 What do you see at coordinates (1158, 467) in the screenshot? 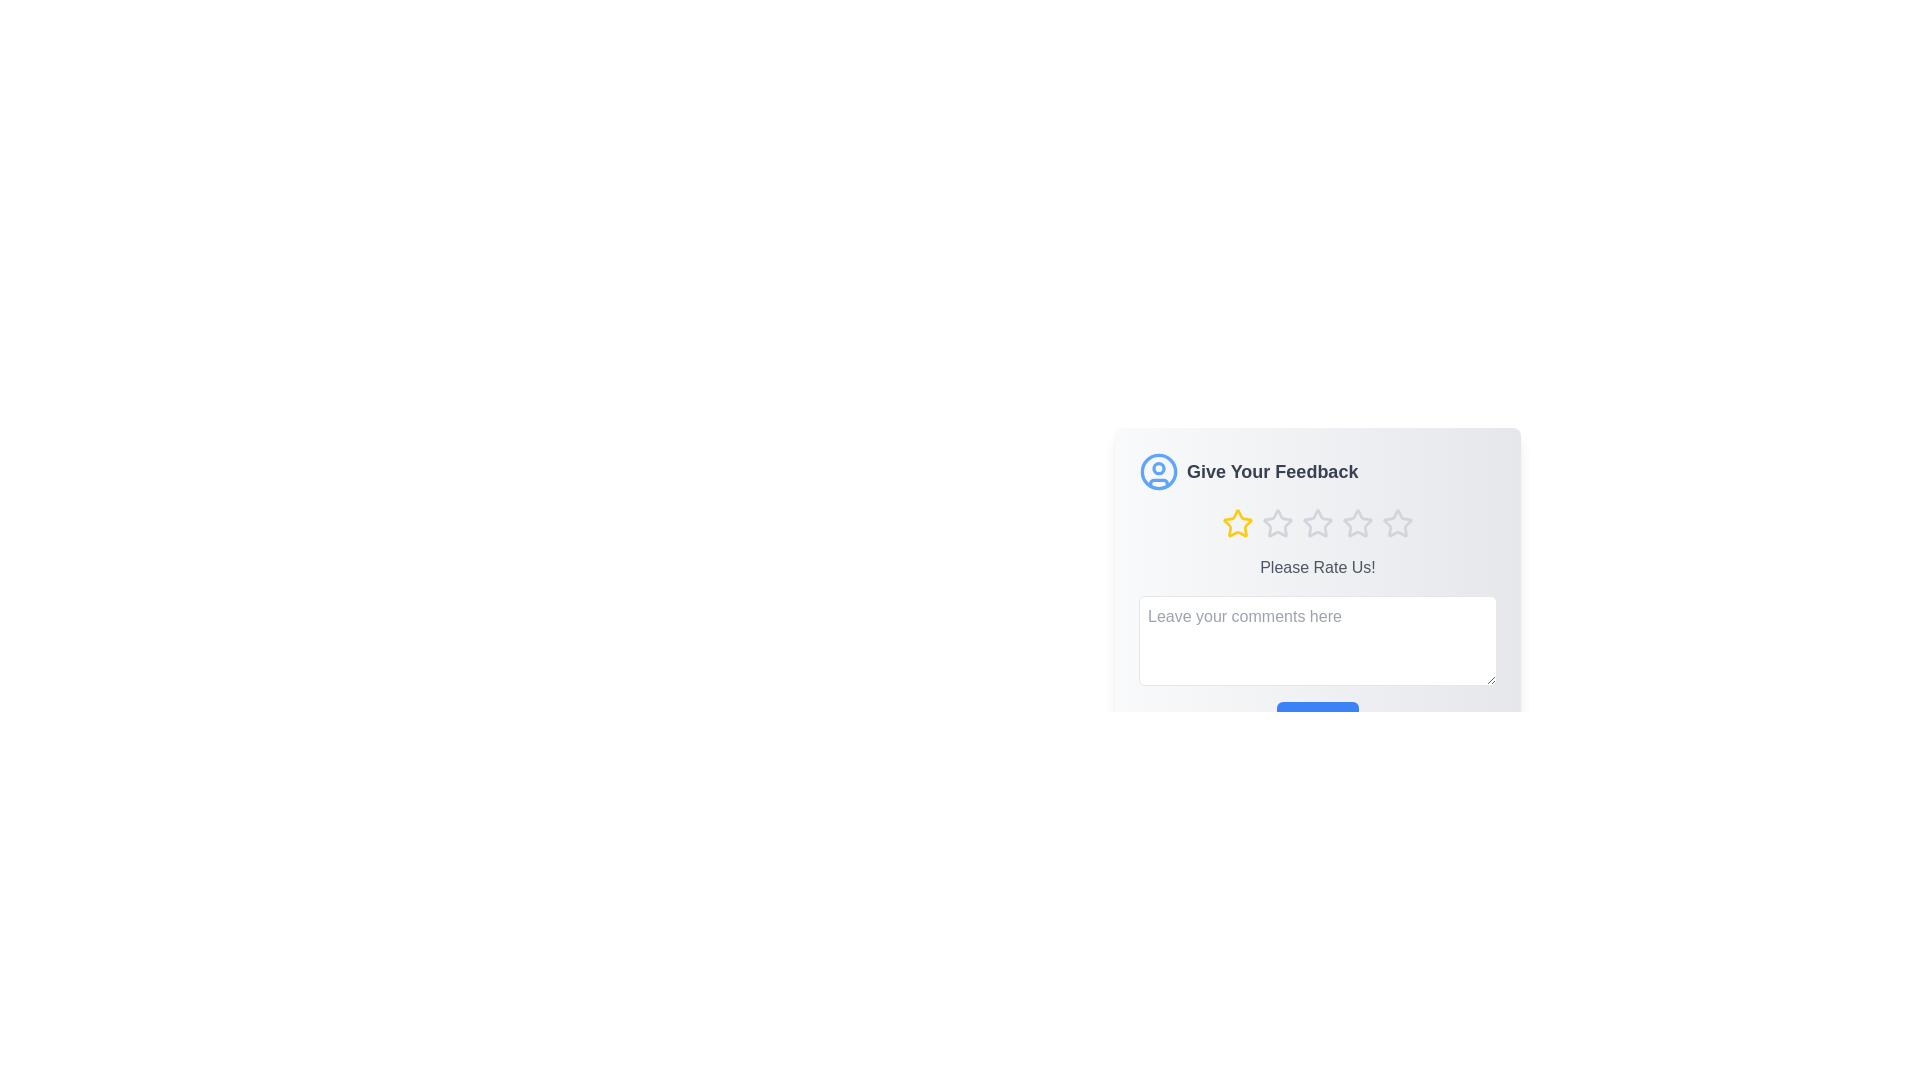
I see `the SVG Circle element located at the upper left section of the feedback component` at bounding box center [1158, 467].